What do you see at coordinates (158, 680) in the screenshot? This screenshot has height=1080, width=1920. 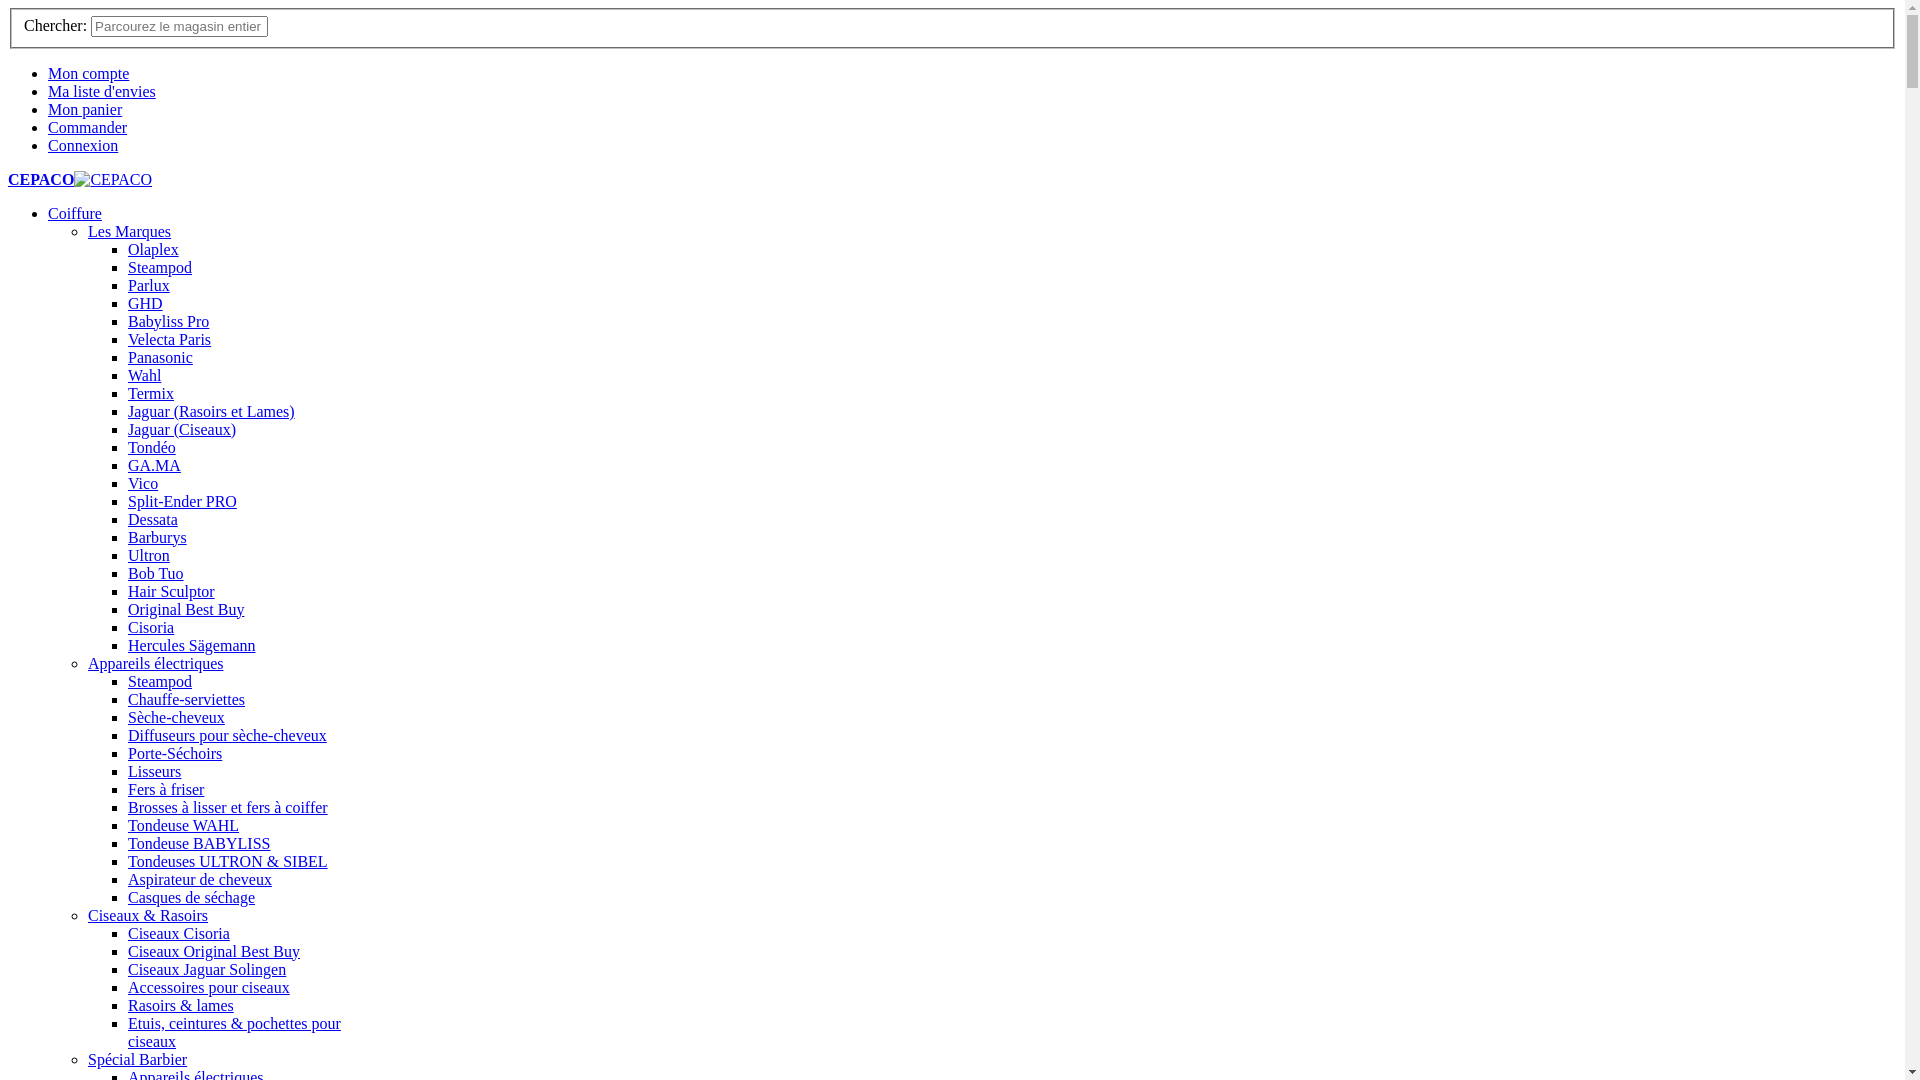 I see `'Steampod'` at bounding box center [158, 680].